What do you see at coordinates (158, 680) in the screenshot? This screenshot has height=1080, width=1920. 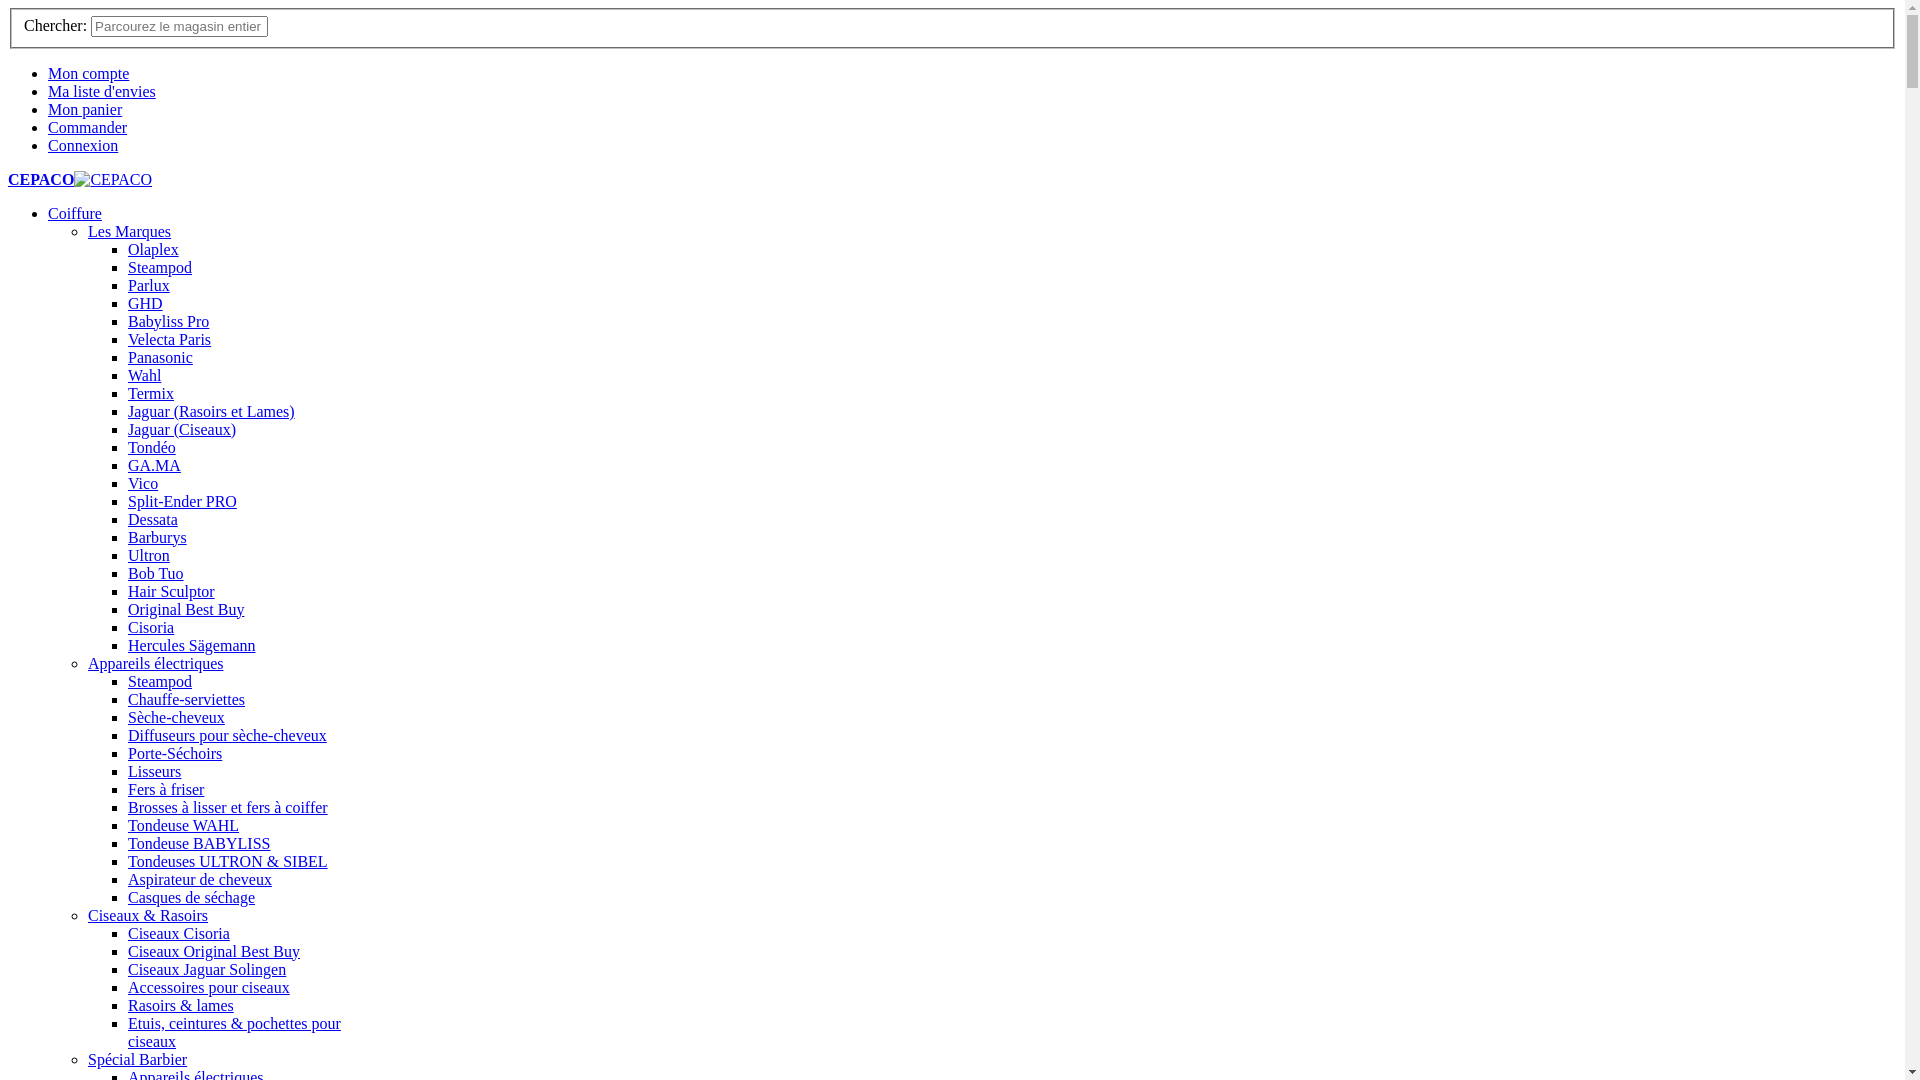 I see `'Steampod'` at bounding box center [158, 680].